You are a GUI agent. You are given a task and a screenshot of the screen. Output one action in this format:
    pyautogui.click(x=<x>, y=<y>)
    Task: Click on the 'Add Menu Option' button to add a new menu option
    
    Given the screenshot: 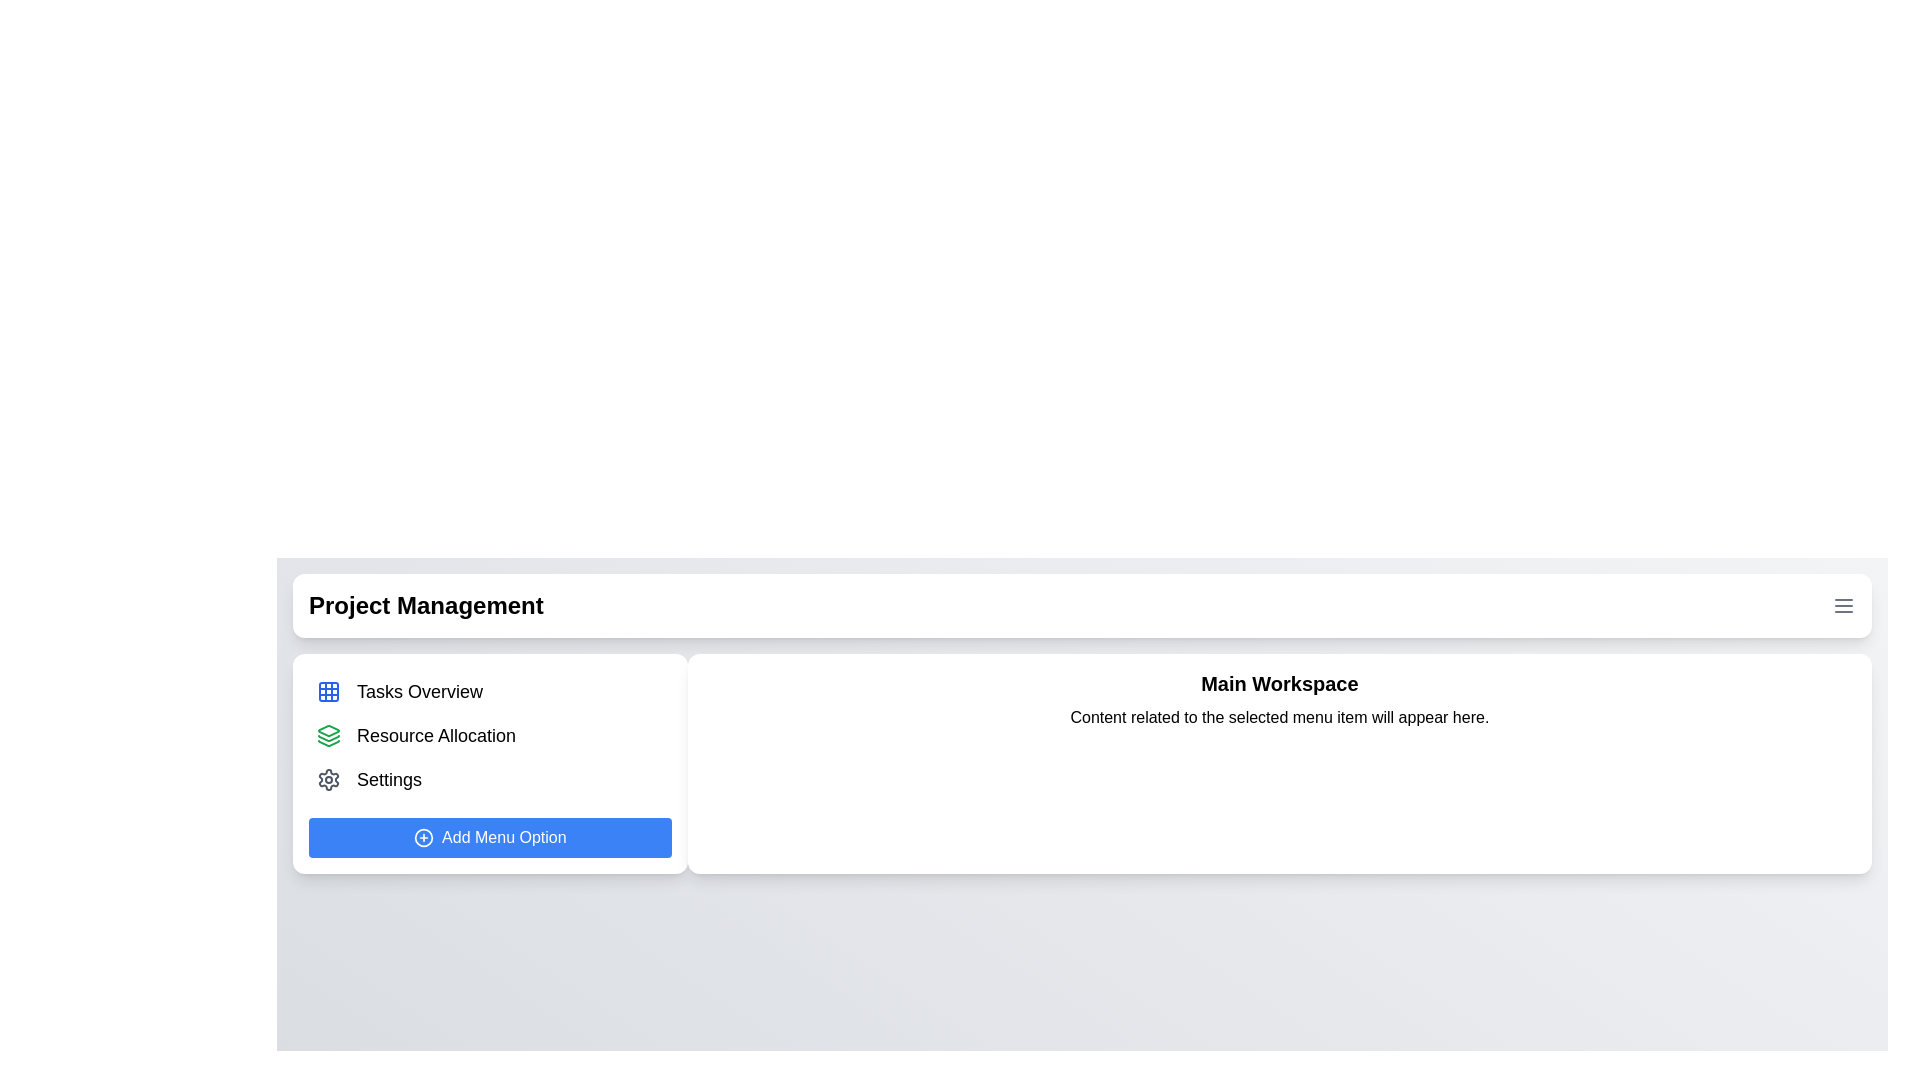 What is the action you would take?
    pyautogui.click(x=489, y=837)
    